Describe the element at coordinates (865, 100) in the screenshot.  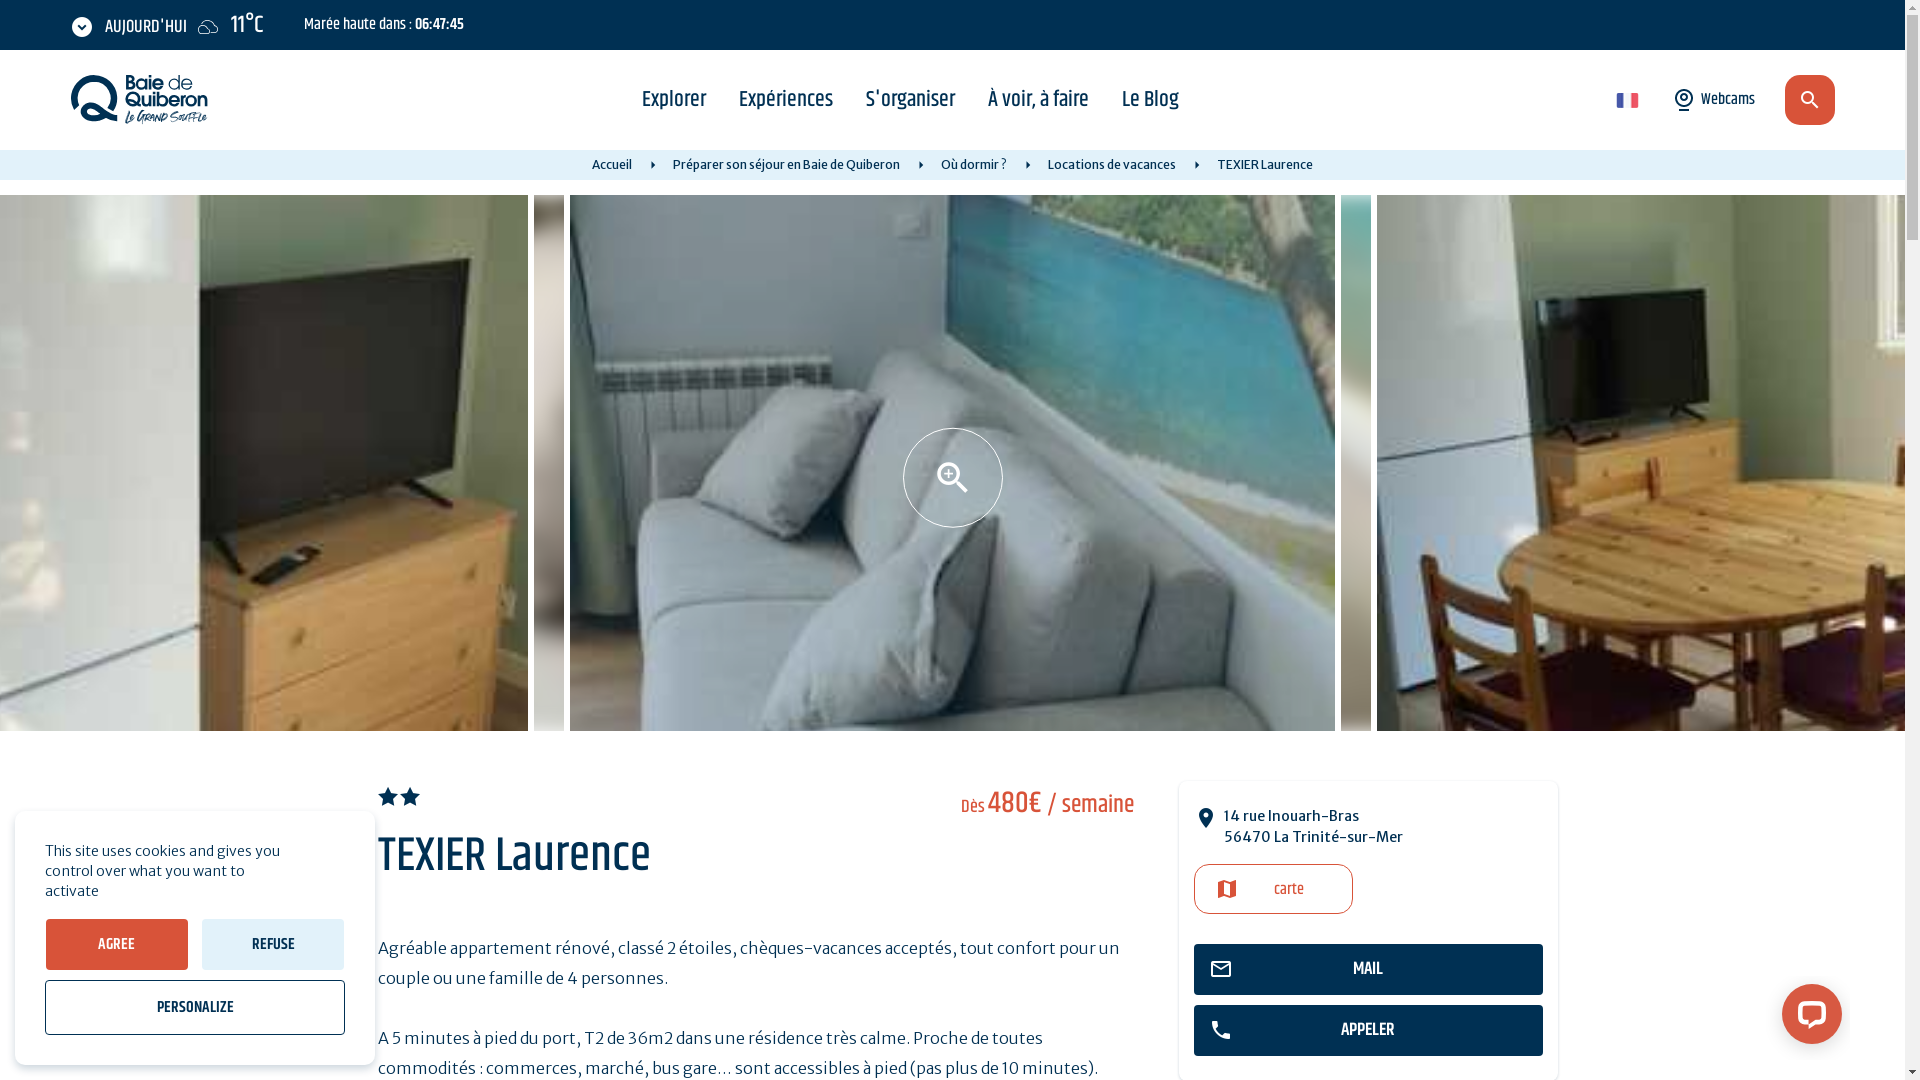
I see `'S'organiser'` at that location.